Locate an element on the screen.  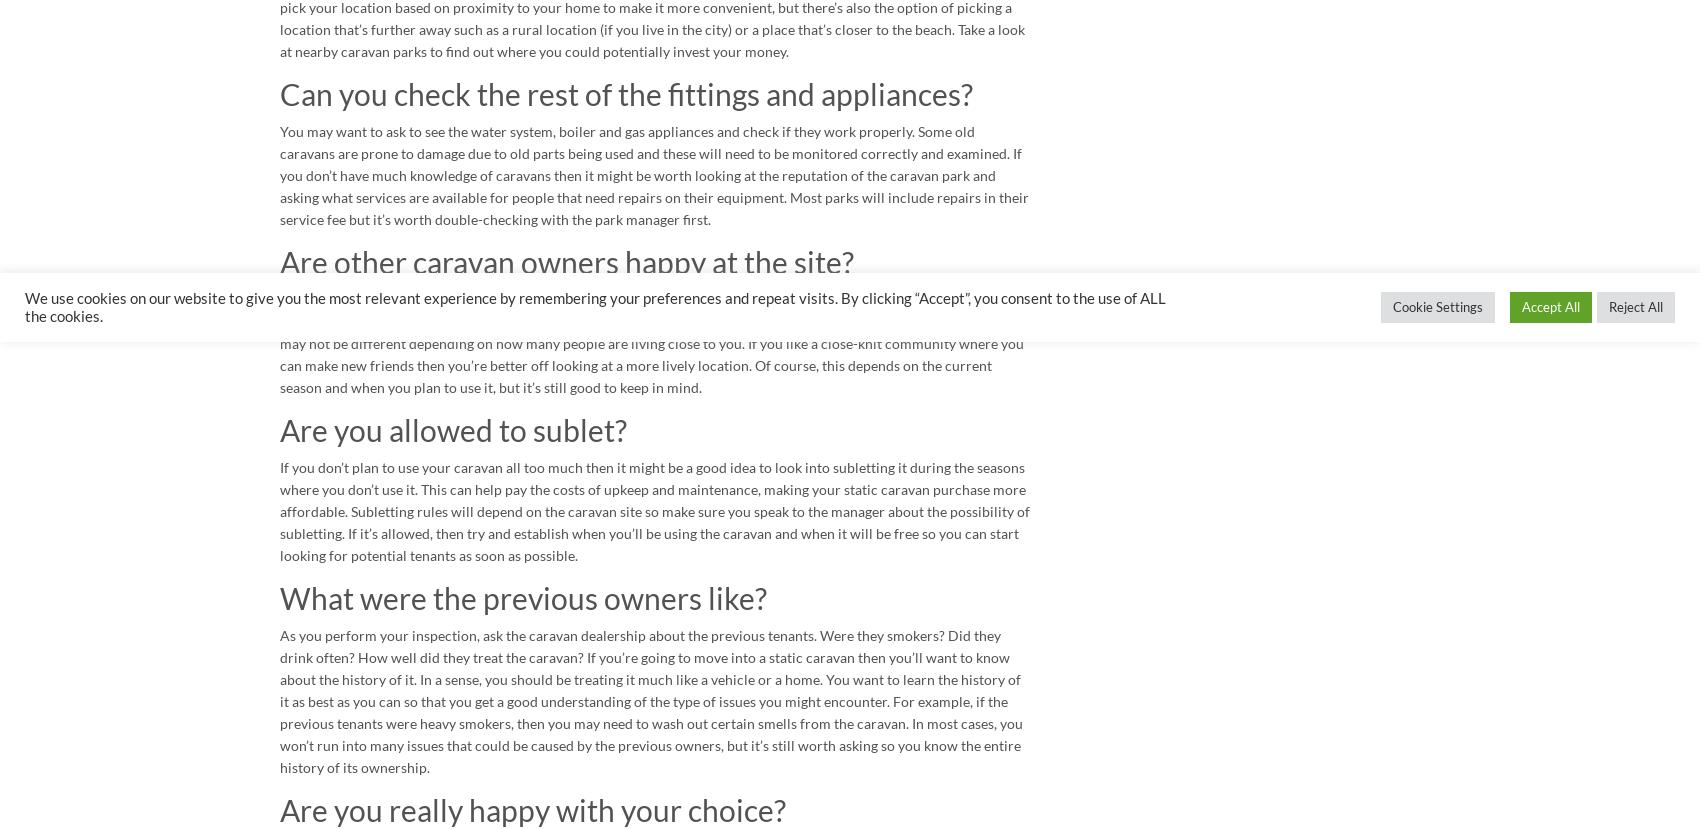
'We use cookies on our website to give you the most relevant experience by remembering your preferences and repeat visits. By clicking “Accept”, you consent to the use of ALL the cookies.' is located at coordinates (594, 306).